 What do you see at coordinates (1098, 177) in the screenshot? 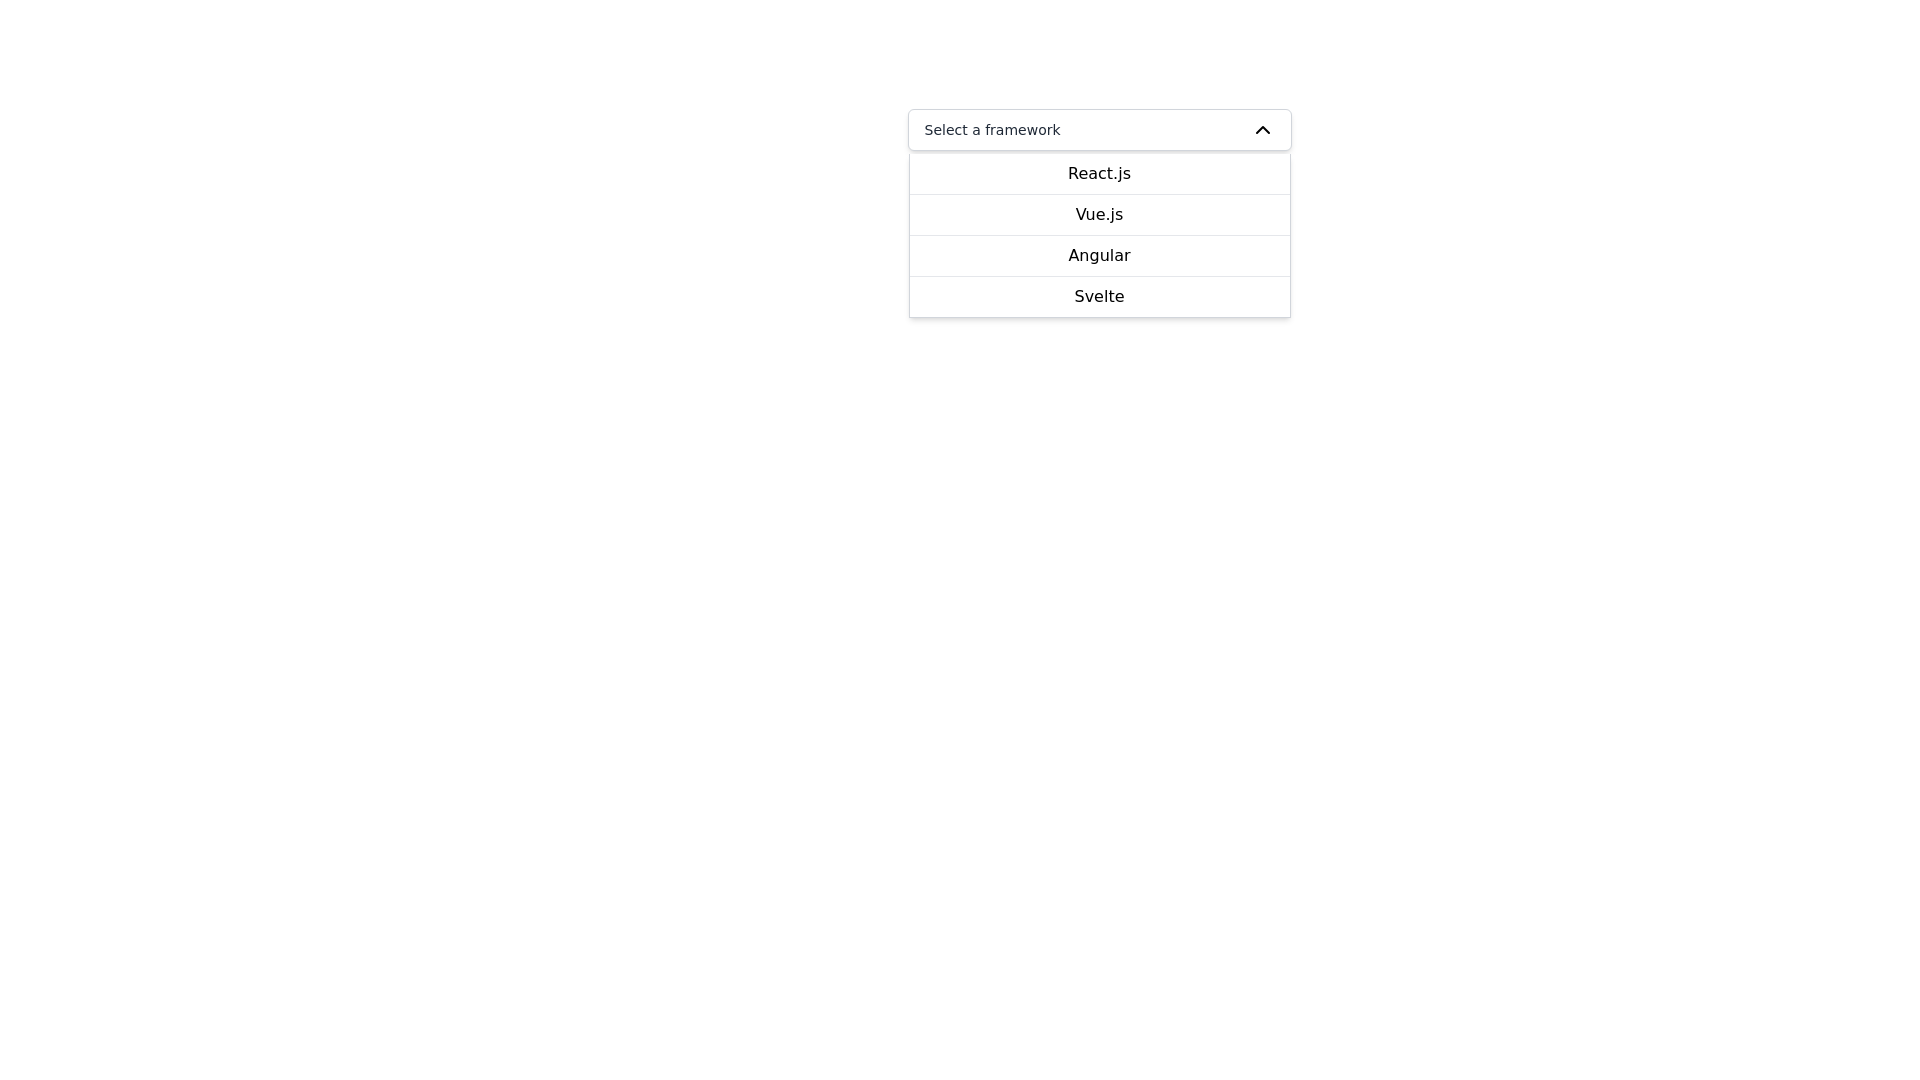
I see `explanatory text label located below the 'Select a framework' dropdown menu, which provides context about the selected framework` at bounding box center [1098, 177].